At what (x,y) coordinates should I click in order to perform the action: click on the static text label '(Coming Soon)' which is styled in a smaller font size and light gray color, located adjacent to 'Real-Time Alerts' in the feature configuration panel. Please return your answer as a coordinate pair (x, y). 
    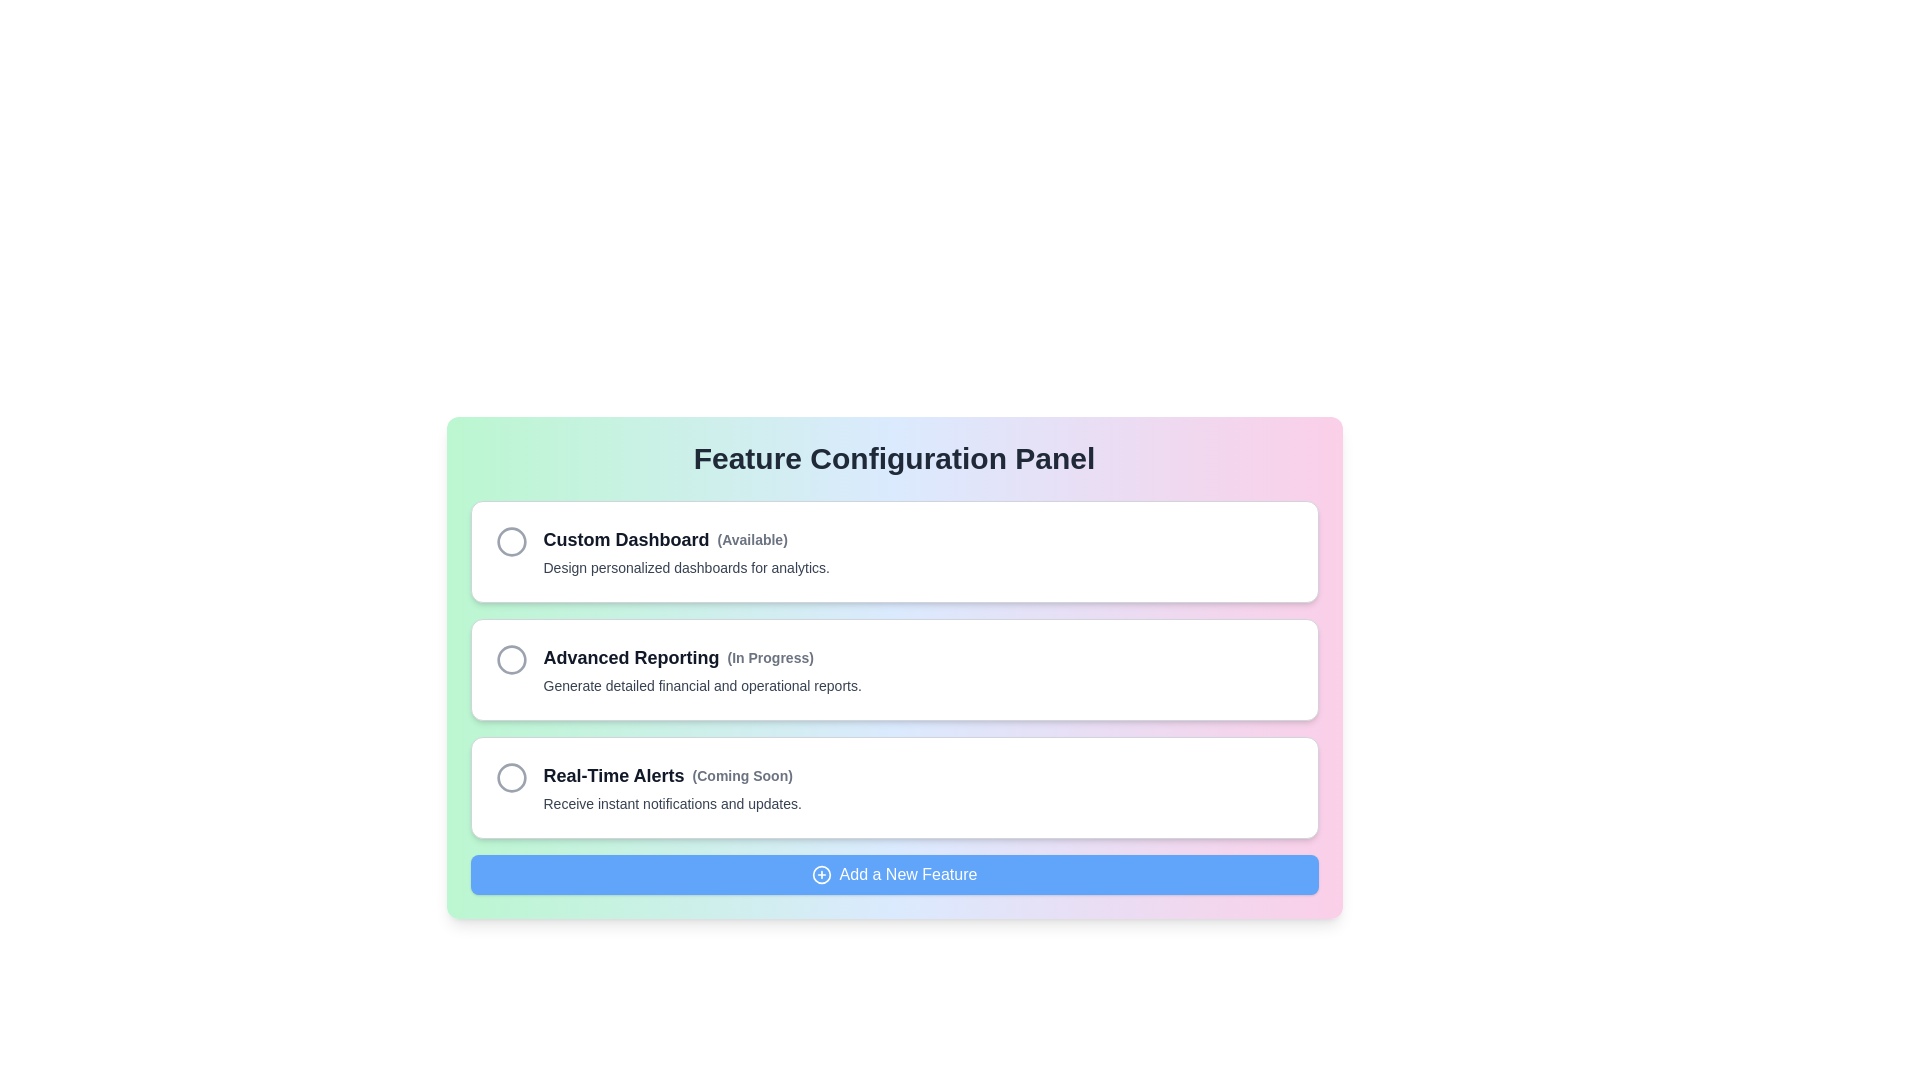
    Looking at the image, I should click on (741, 774).